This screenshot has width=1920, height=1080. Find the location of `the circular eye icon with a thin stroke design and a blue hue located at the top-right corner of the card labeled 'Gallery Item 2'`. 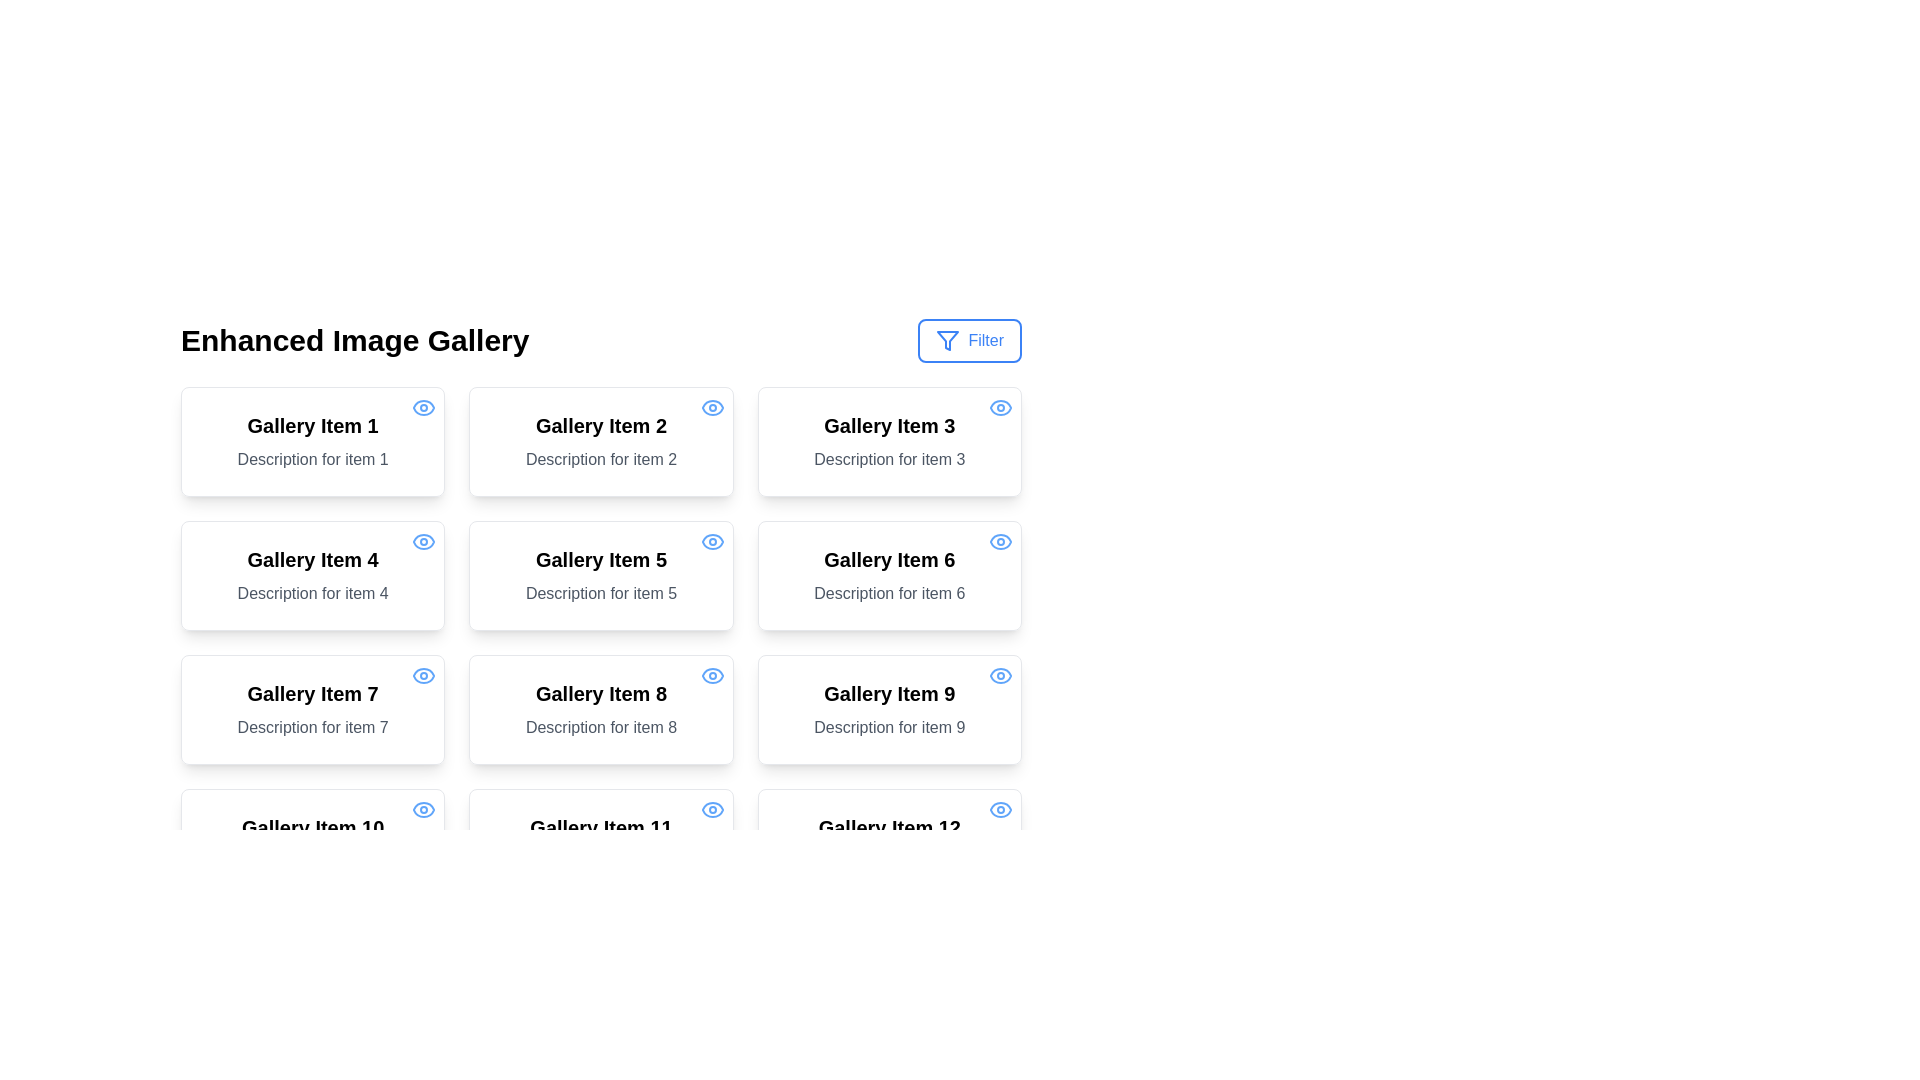

the circular eye icon with a thin stroke design and a blue hue located at the top-right corner of the card labeled 'Gallery Item 2' is located at coordinates (712, 407).